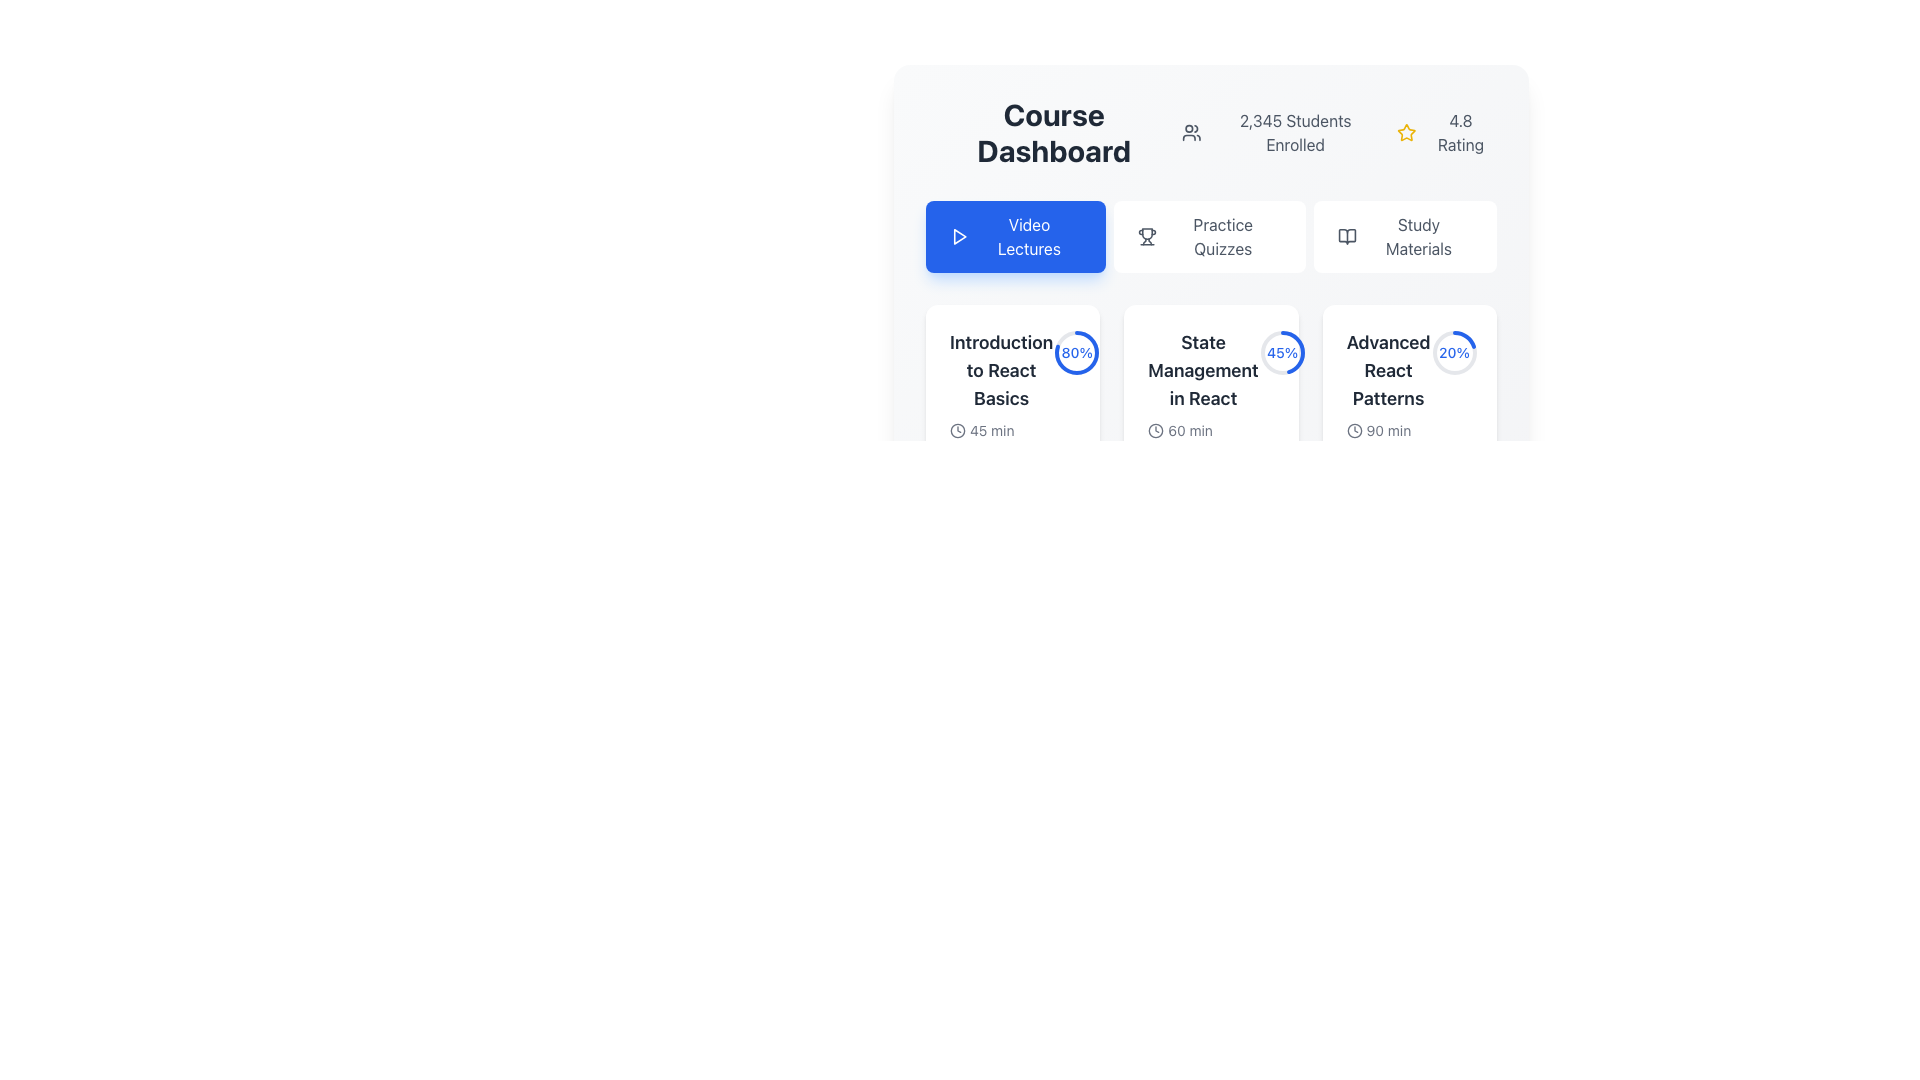 The width and height of the screenshot is (1920, 1080). Describe the element at coordinates (1282, 352) in the screenshot. I see `the Progress indicator located within the card titled 'State Management in React', which visually represents progress with a percentage value inside a circle` at that location.